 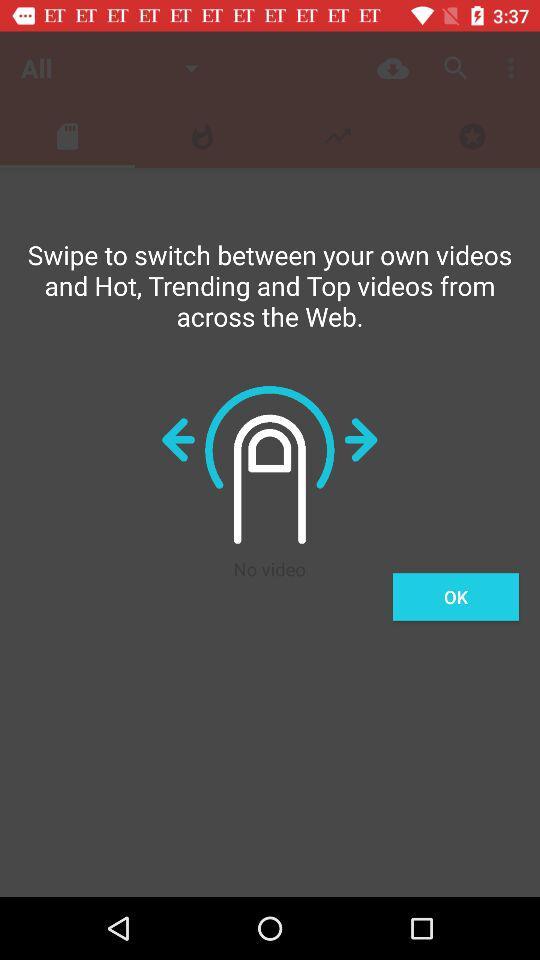 What do you see at coordinates (455, 597) in the screenshot?
I see `the icon below the swipe to switch icon` at bounding box center [455, 597].